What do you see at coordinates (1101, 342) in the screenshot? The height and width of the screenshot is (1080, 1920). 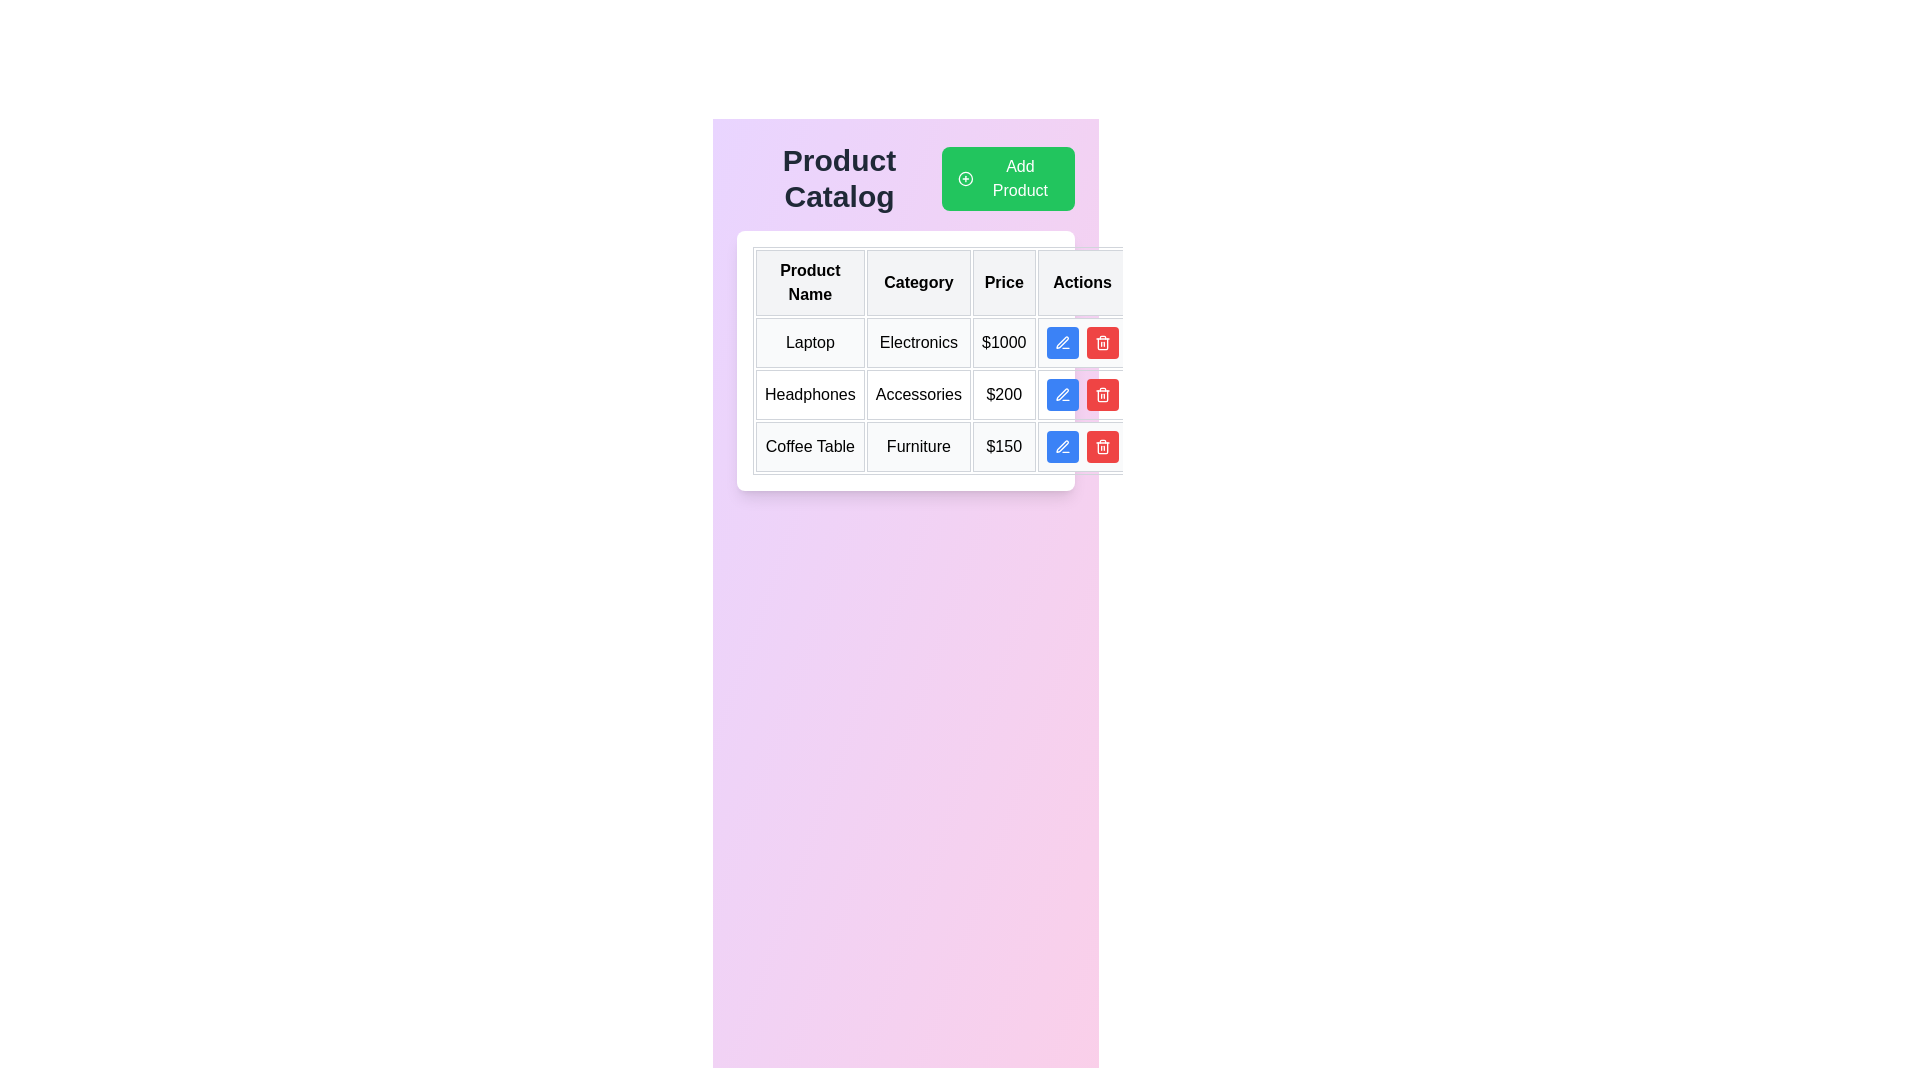 I see `the trash can icon with a red background in the 'Actions' column of the first row of the table` at bounding box center [1101, 342].